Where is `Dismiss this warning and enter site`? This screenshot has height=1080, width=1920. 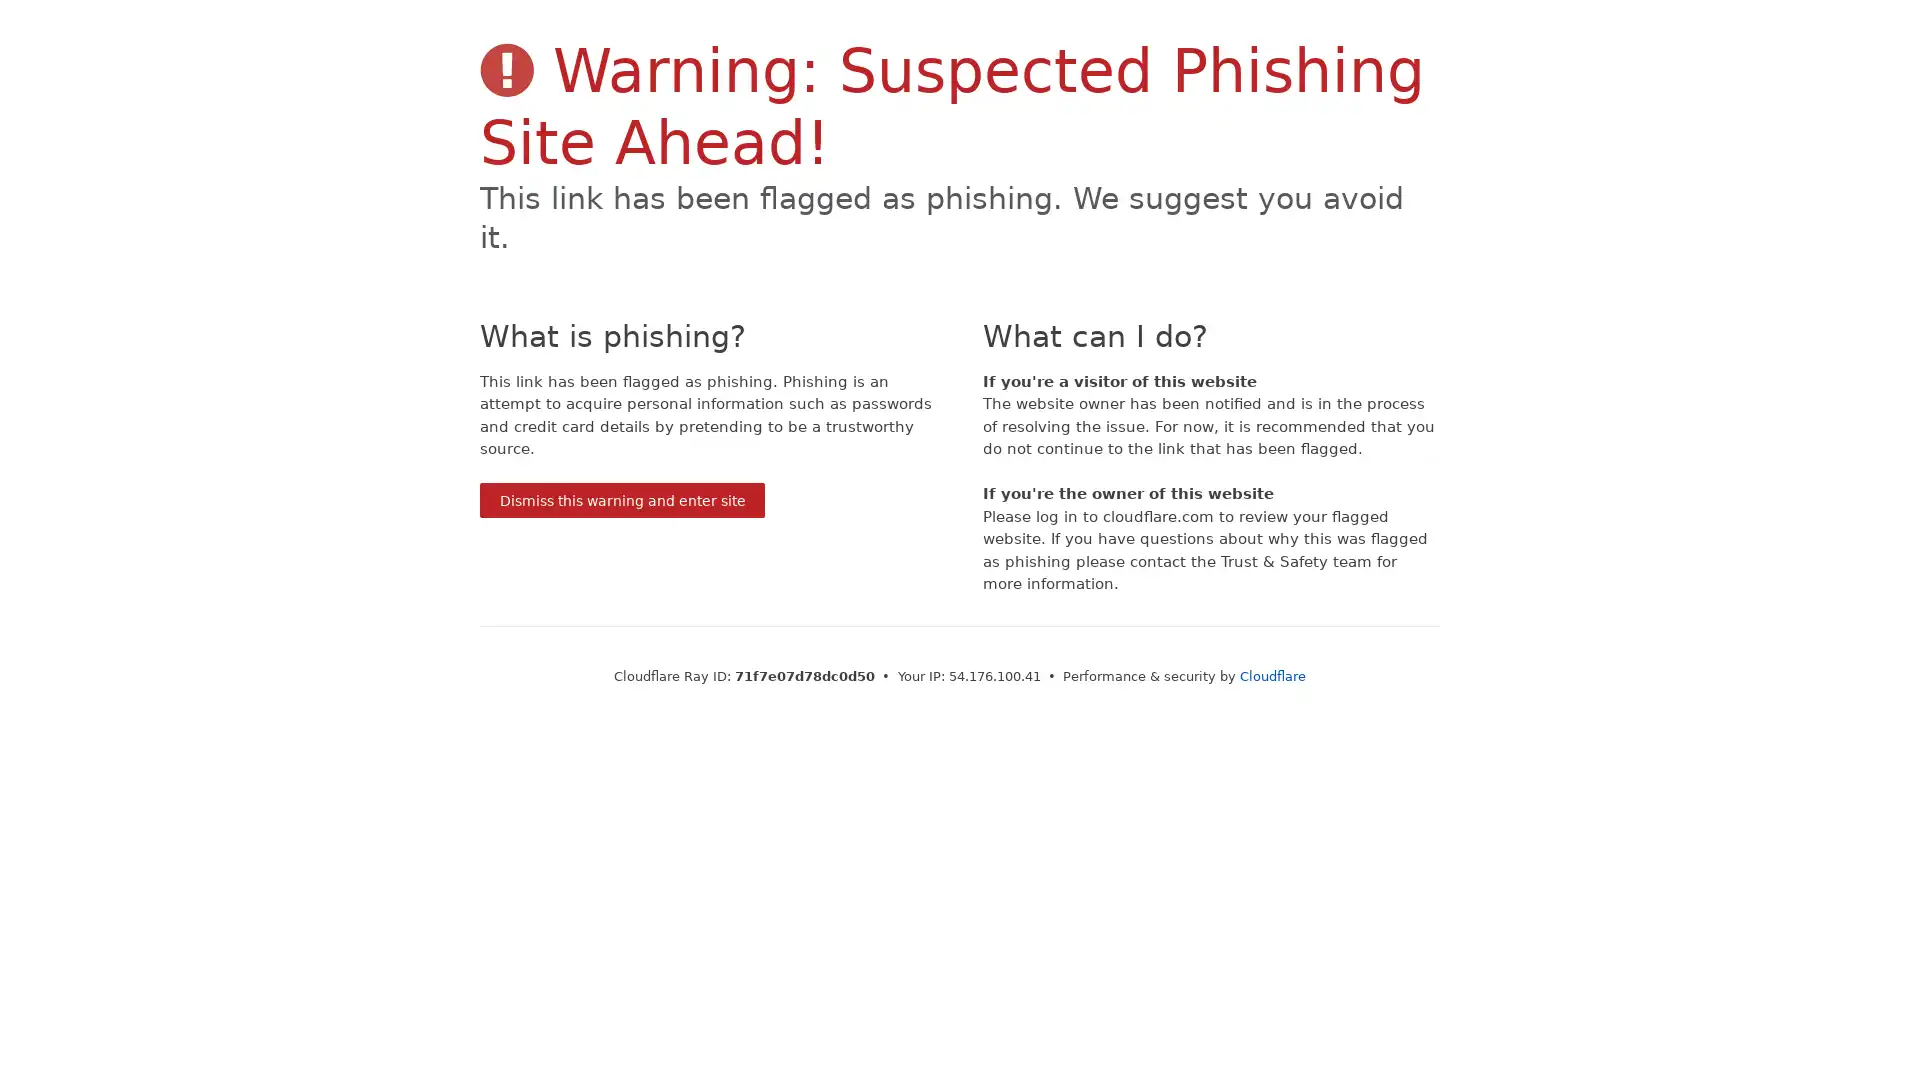 Dismiss this warning and enter site is located at coordinates (621, 499).